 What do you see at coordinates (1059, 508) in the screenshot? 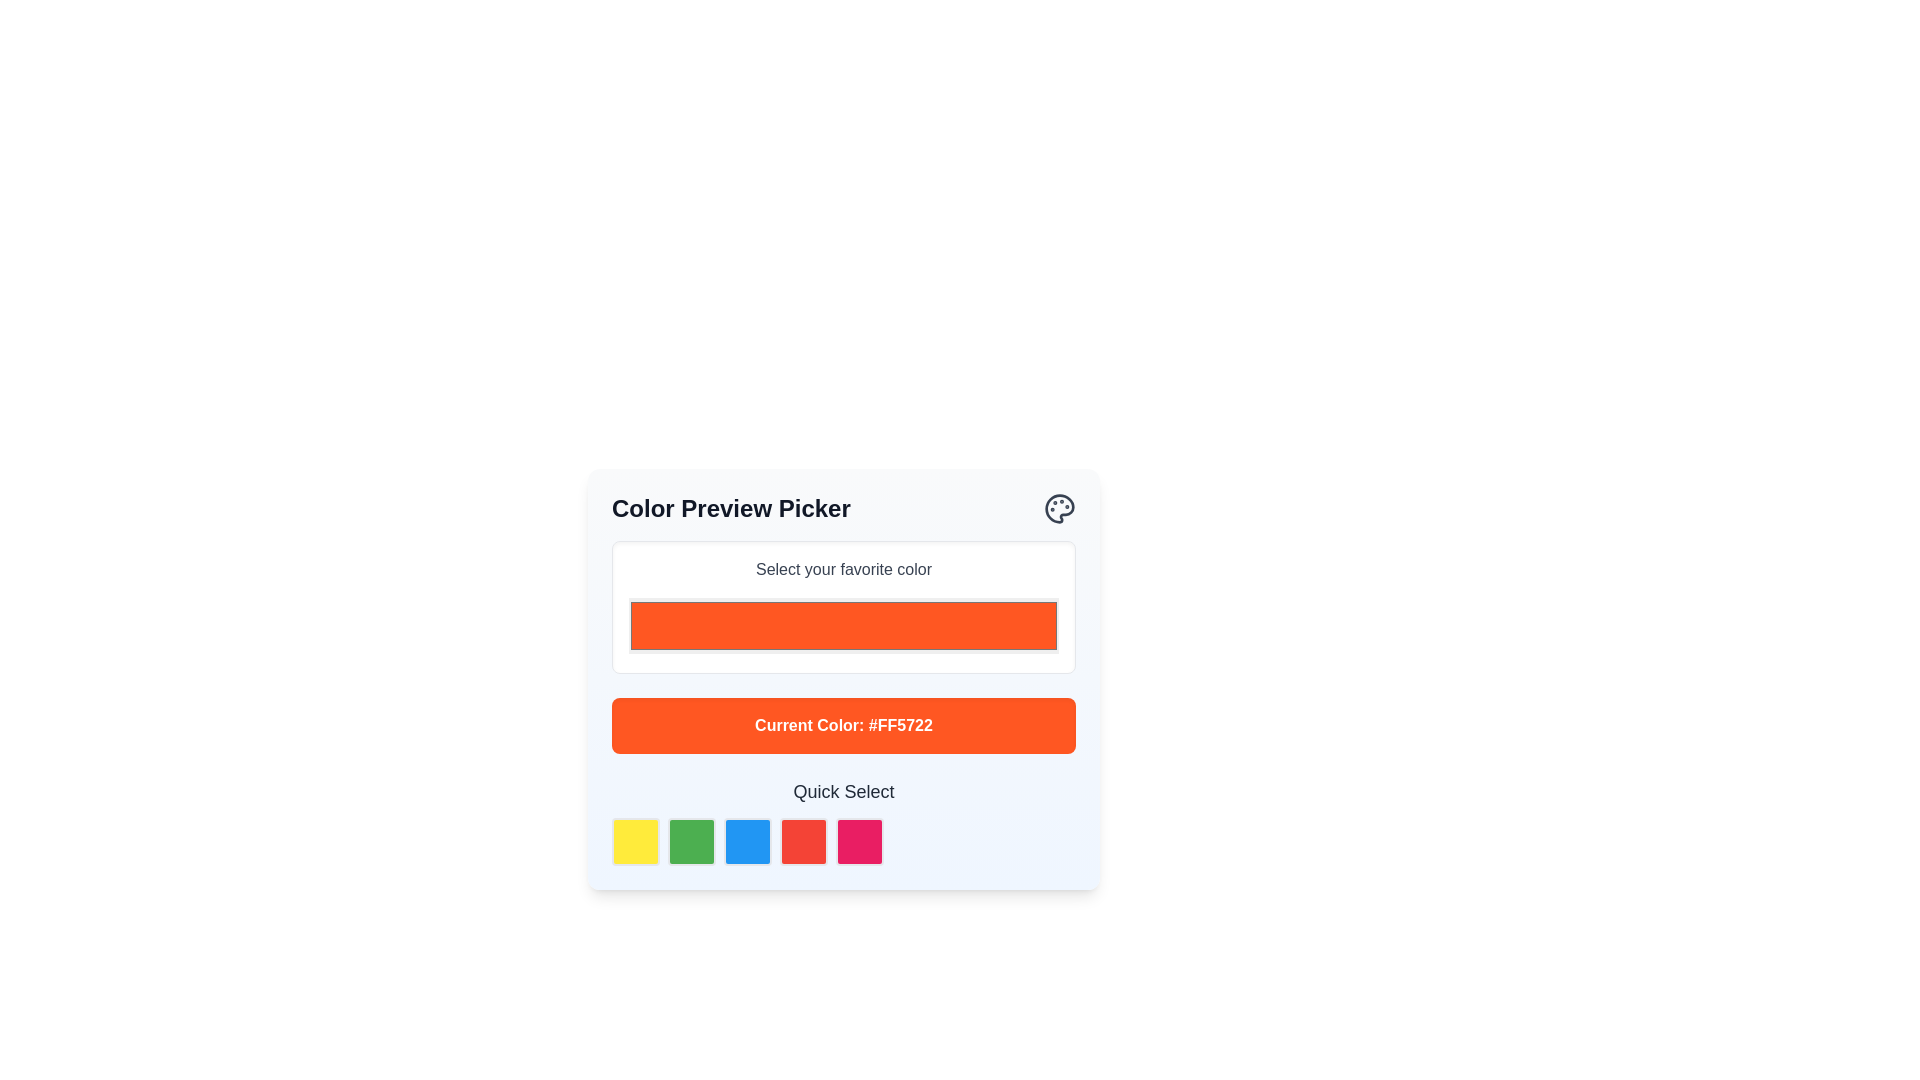
I see `the palette icon located at the top-right corner of the 'Color Preview Picker' interface` at bounding box center [1059, 508].